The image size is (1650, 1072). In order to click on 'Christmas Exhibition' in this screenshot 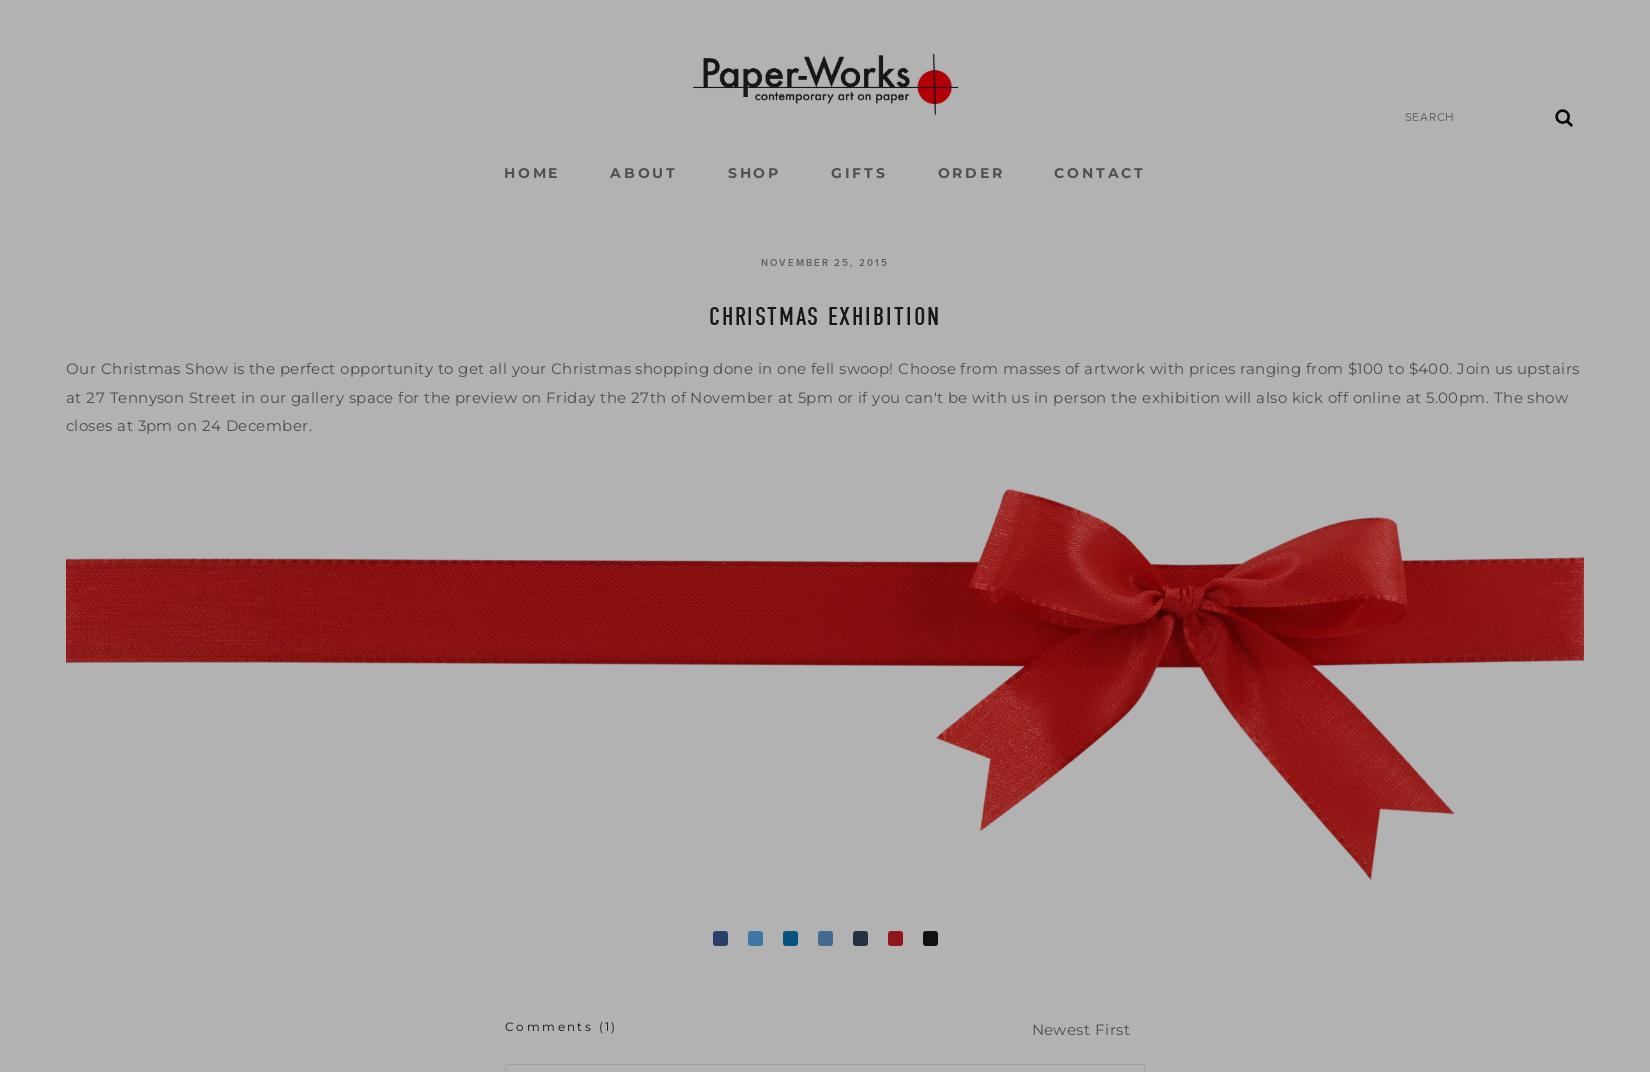, I will do `click(707, 314)`.